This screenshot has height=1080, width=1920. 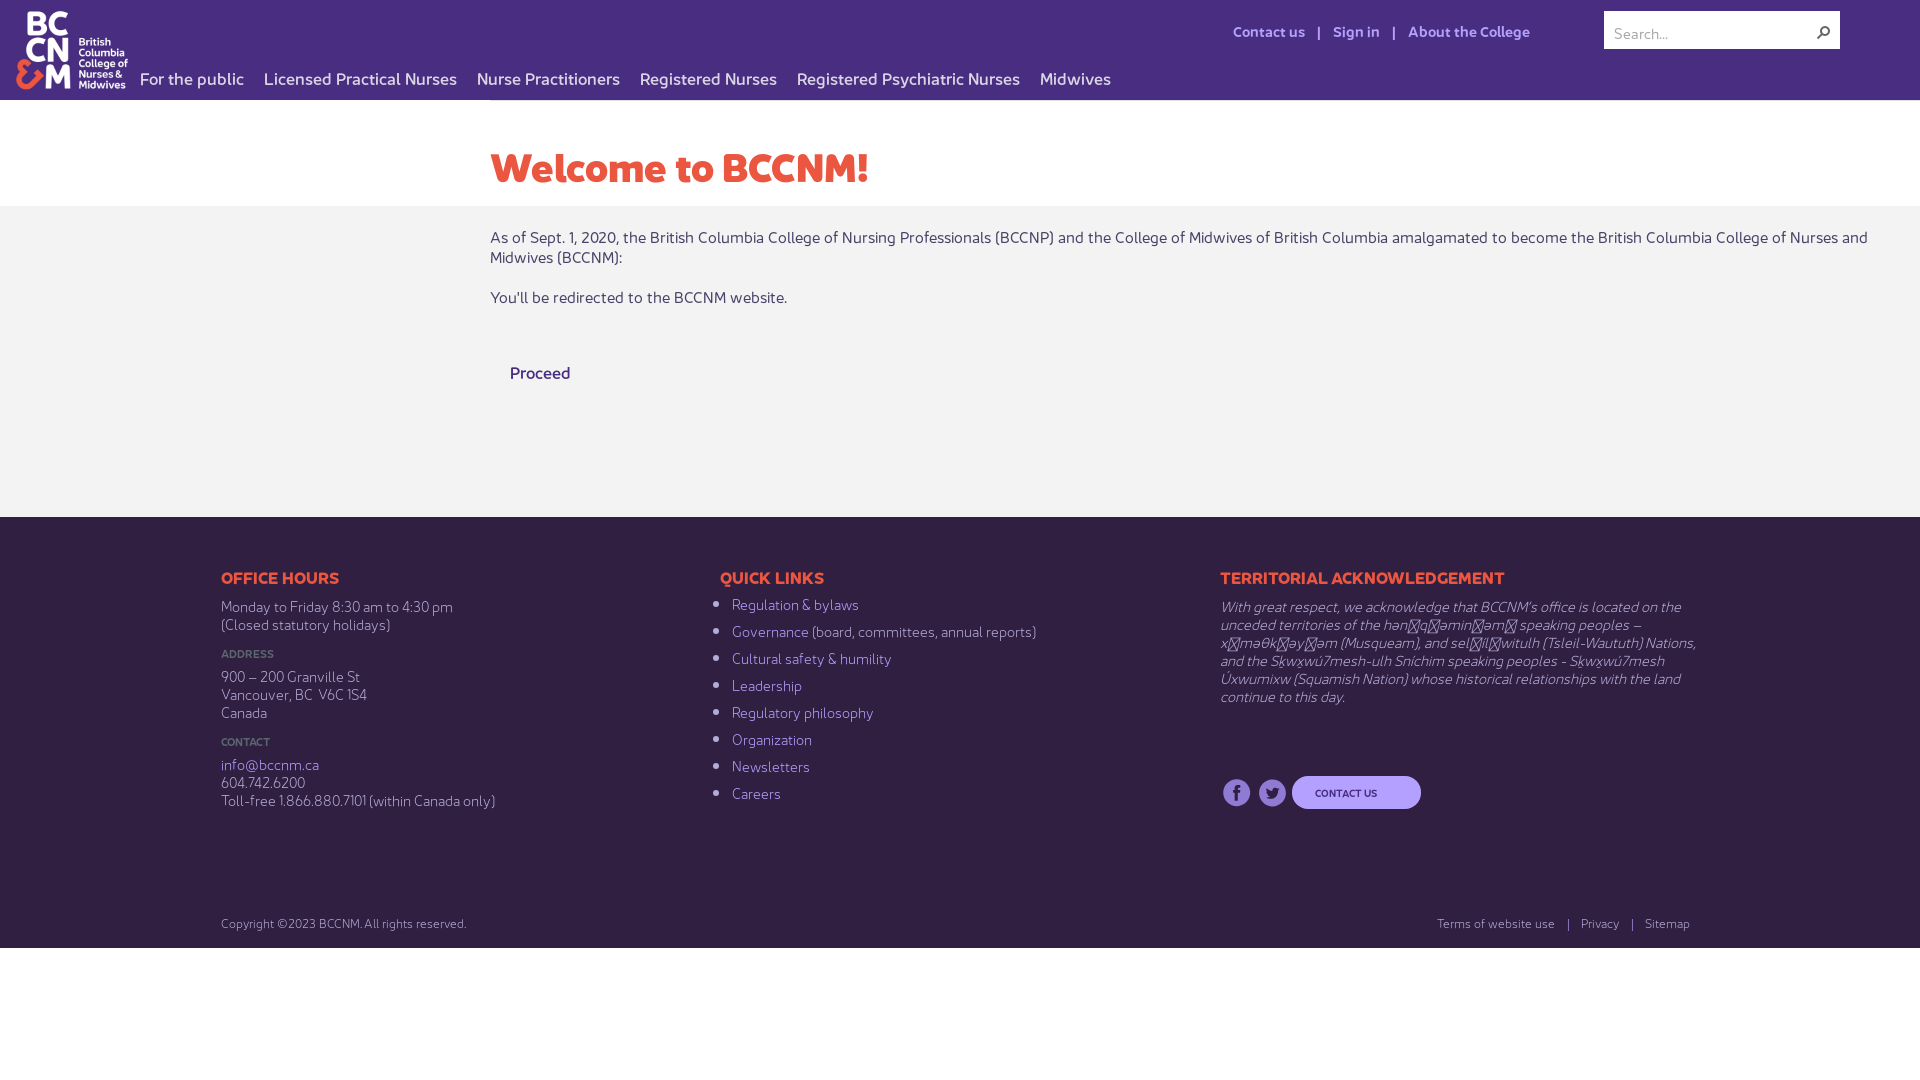 I want to click on 'Newsletters', so click(x=730, y=764).